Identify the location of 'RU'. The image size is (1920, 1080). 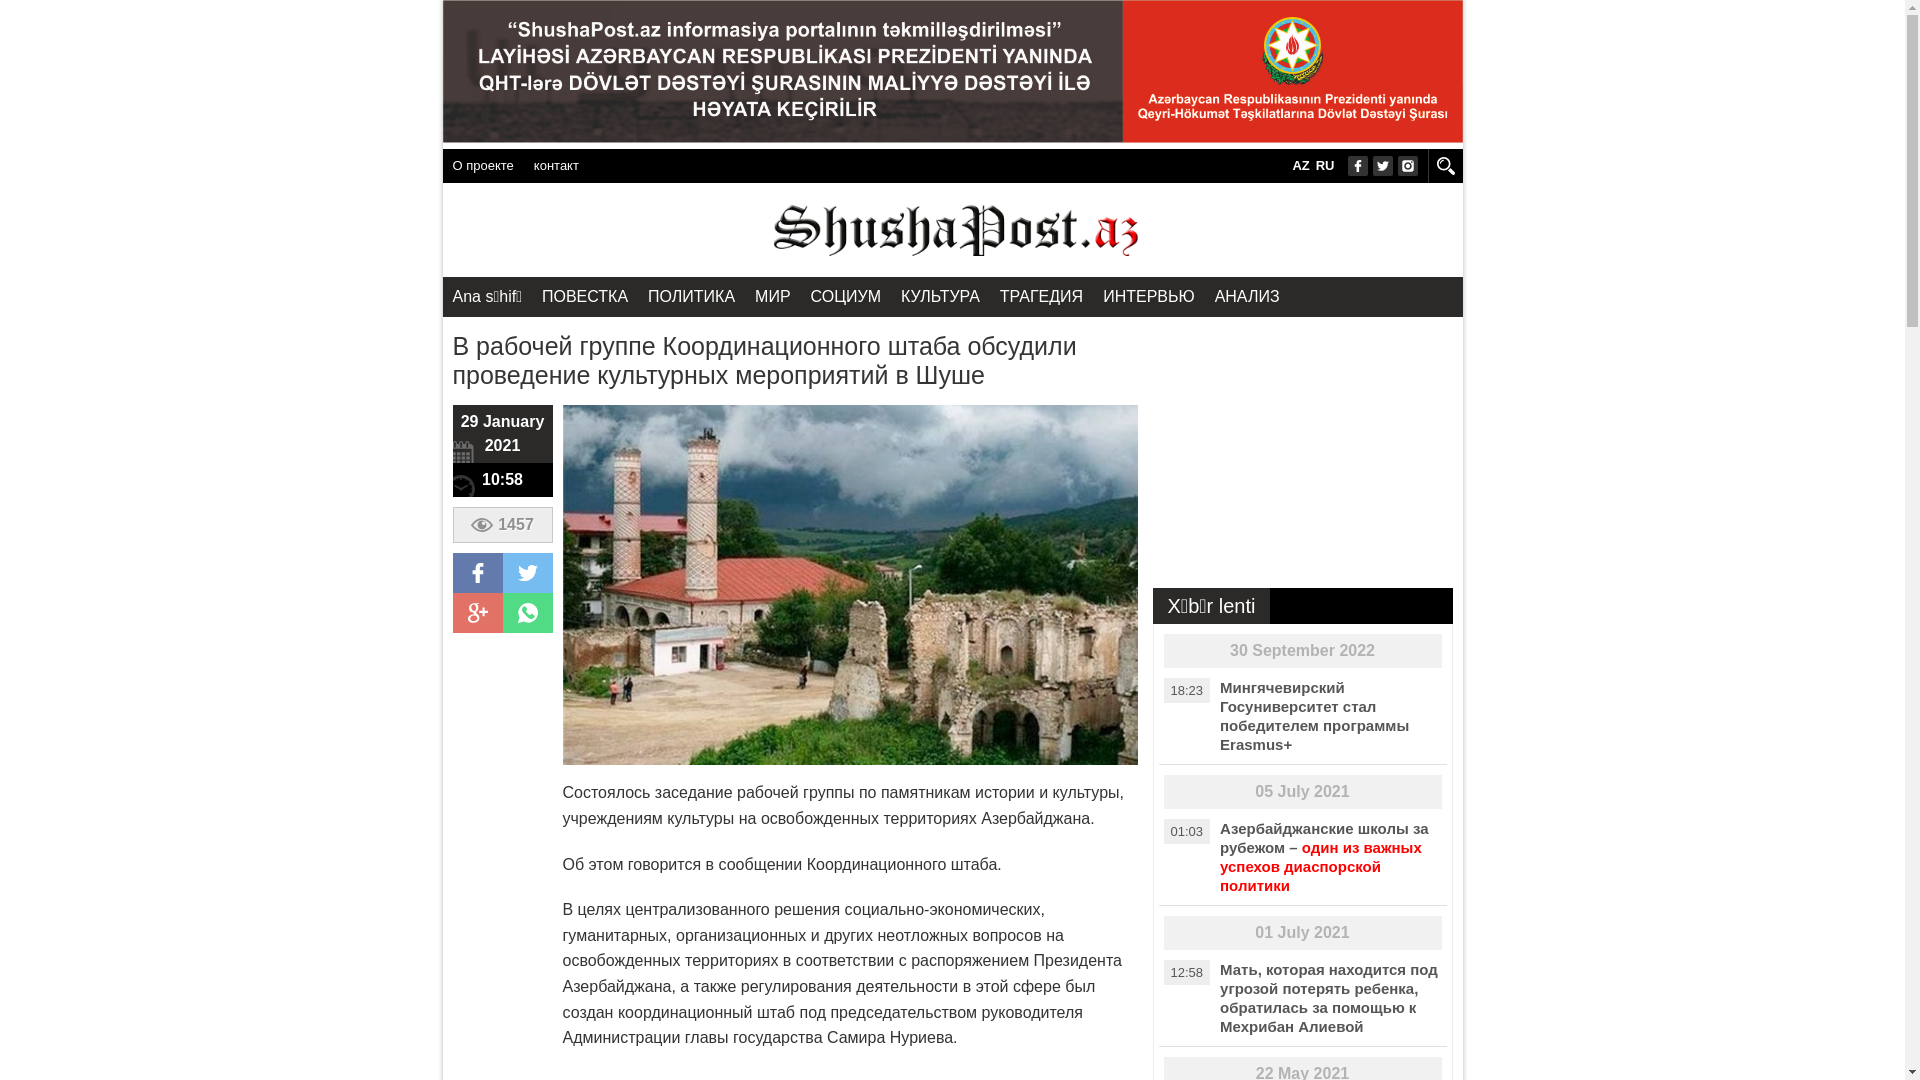
(1325, 164).